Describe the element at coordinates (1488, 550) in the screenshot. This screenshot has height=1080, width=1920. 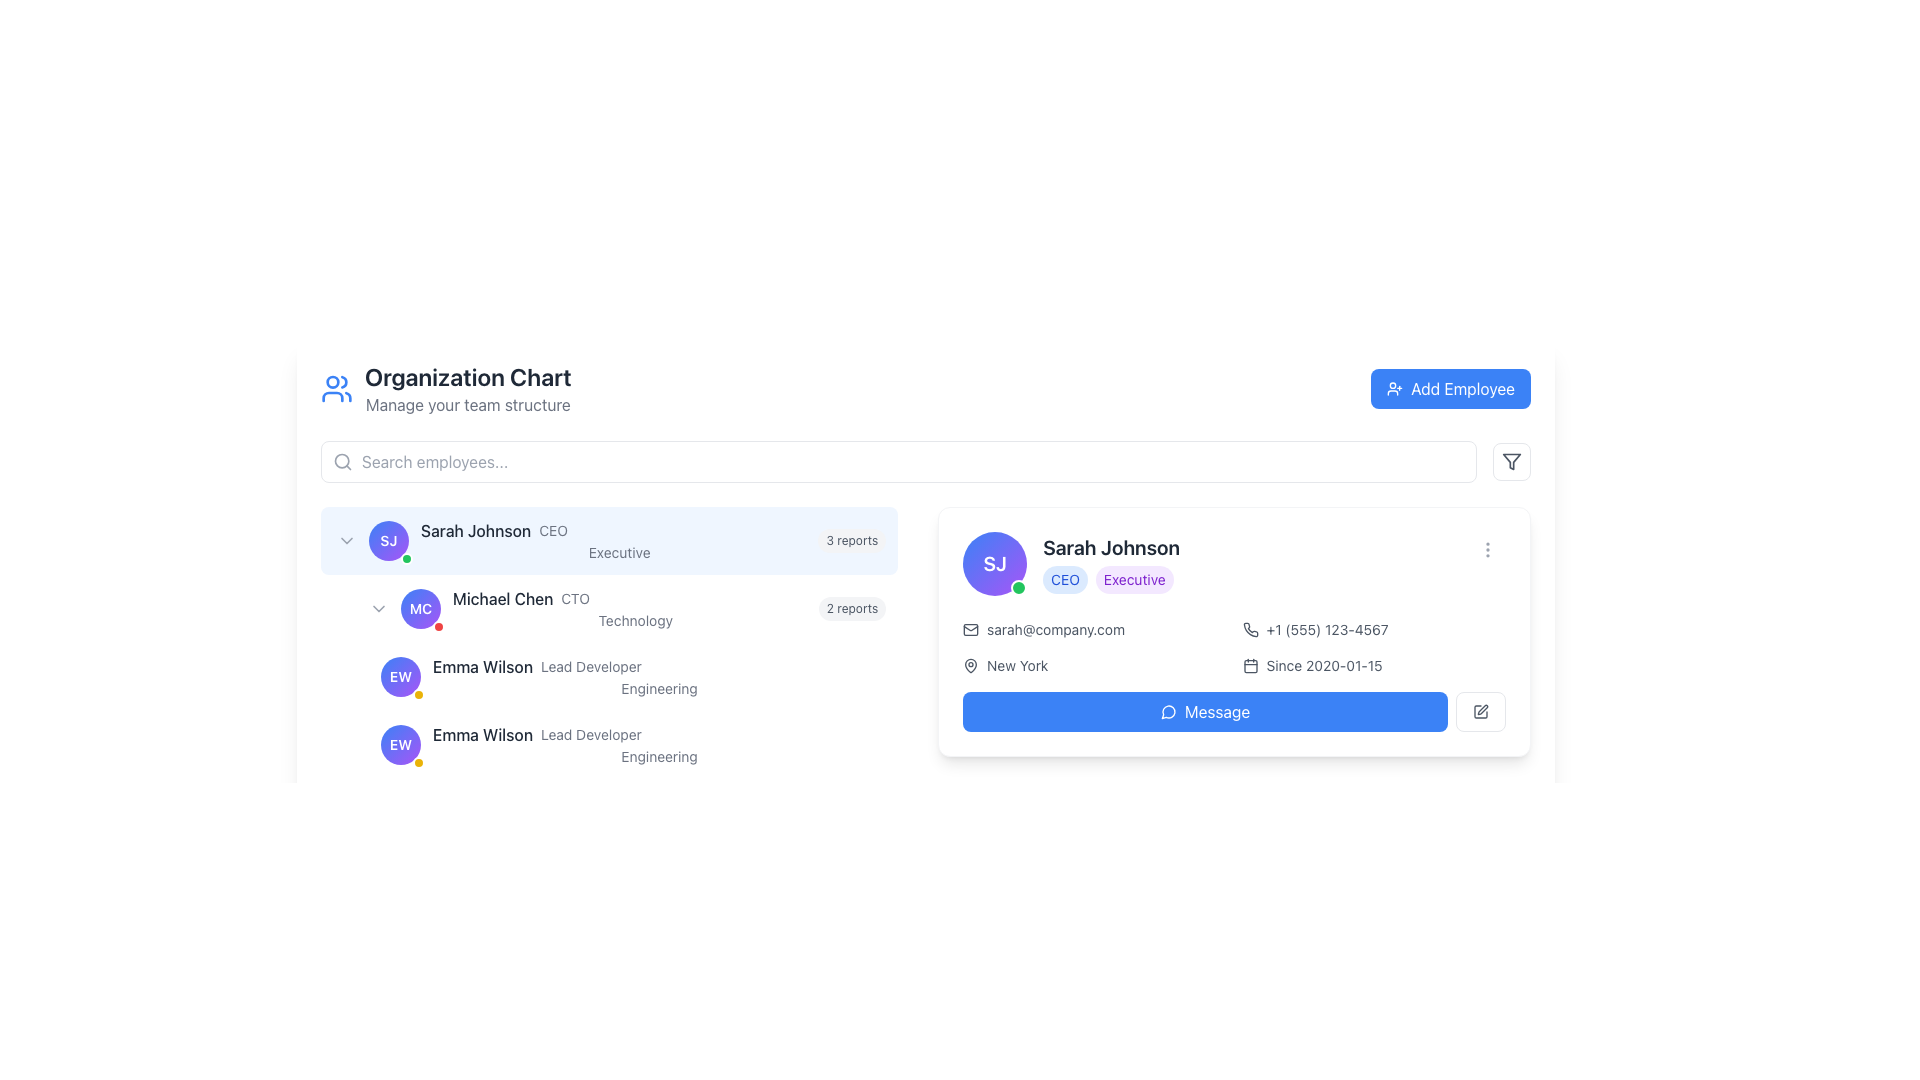
I see `the Vertical ellipsis icon (SVG) located in the upper-right corner of the detailed information card for Sarah Johnson` at that location.